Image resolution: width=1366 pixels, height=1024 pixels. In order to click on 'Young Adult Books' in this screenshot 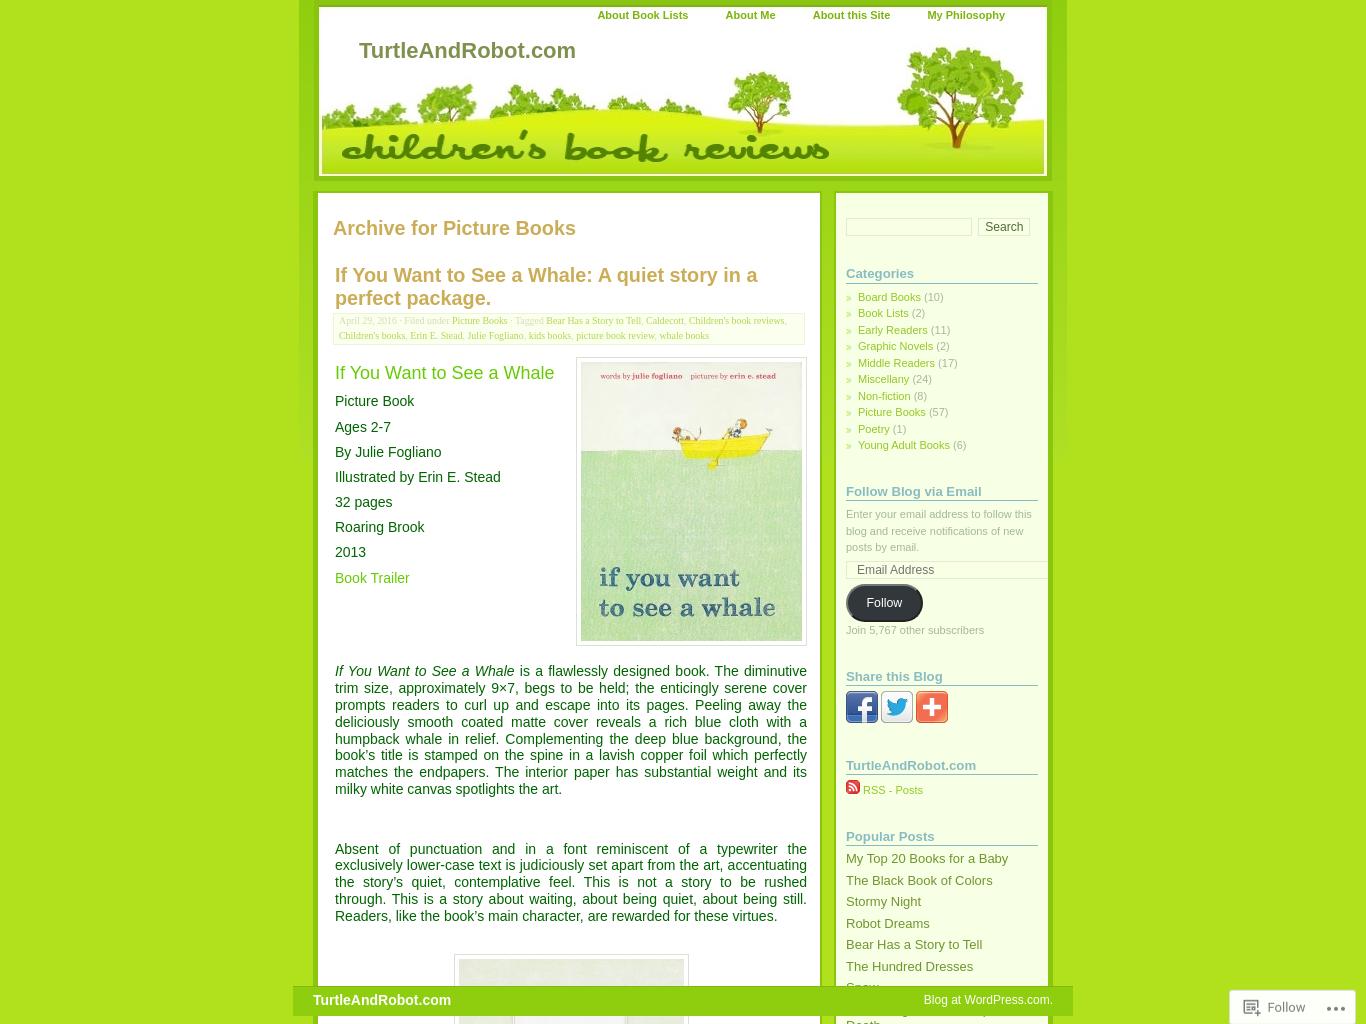, I will do `click(902, 445)`.